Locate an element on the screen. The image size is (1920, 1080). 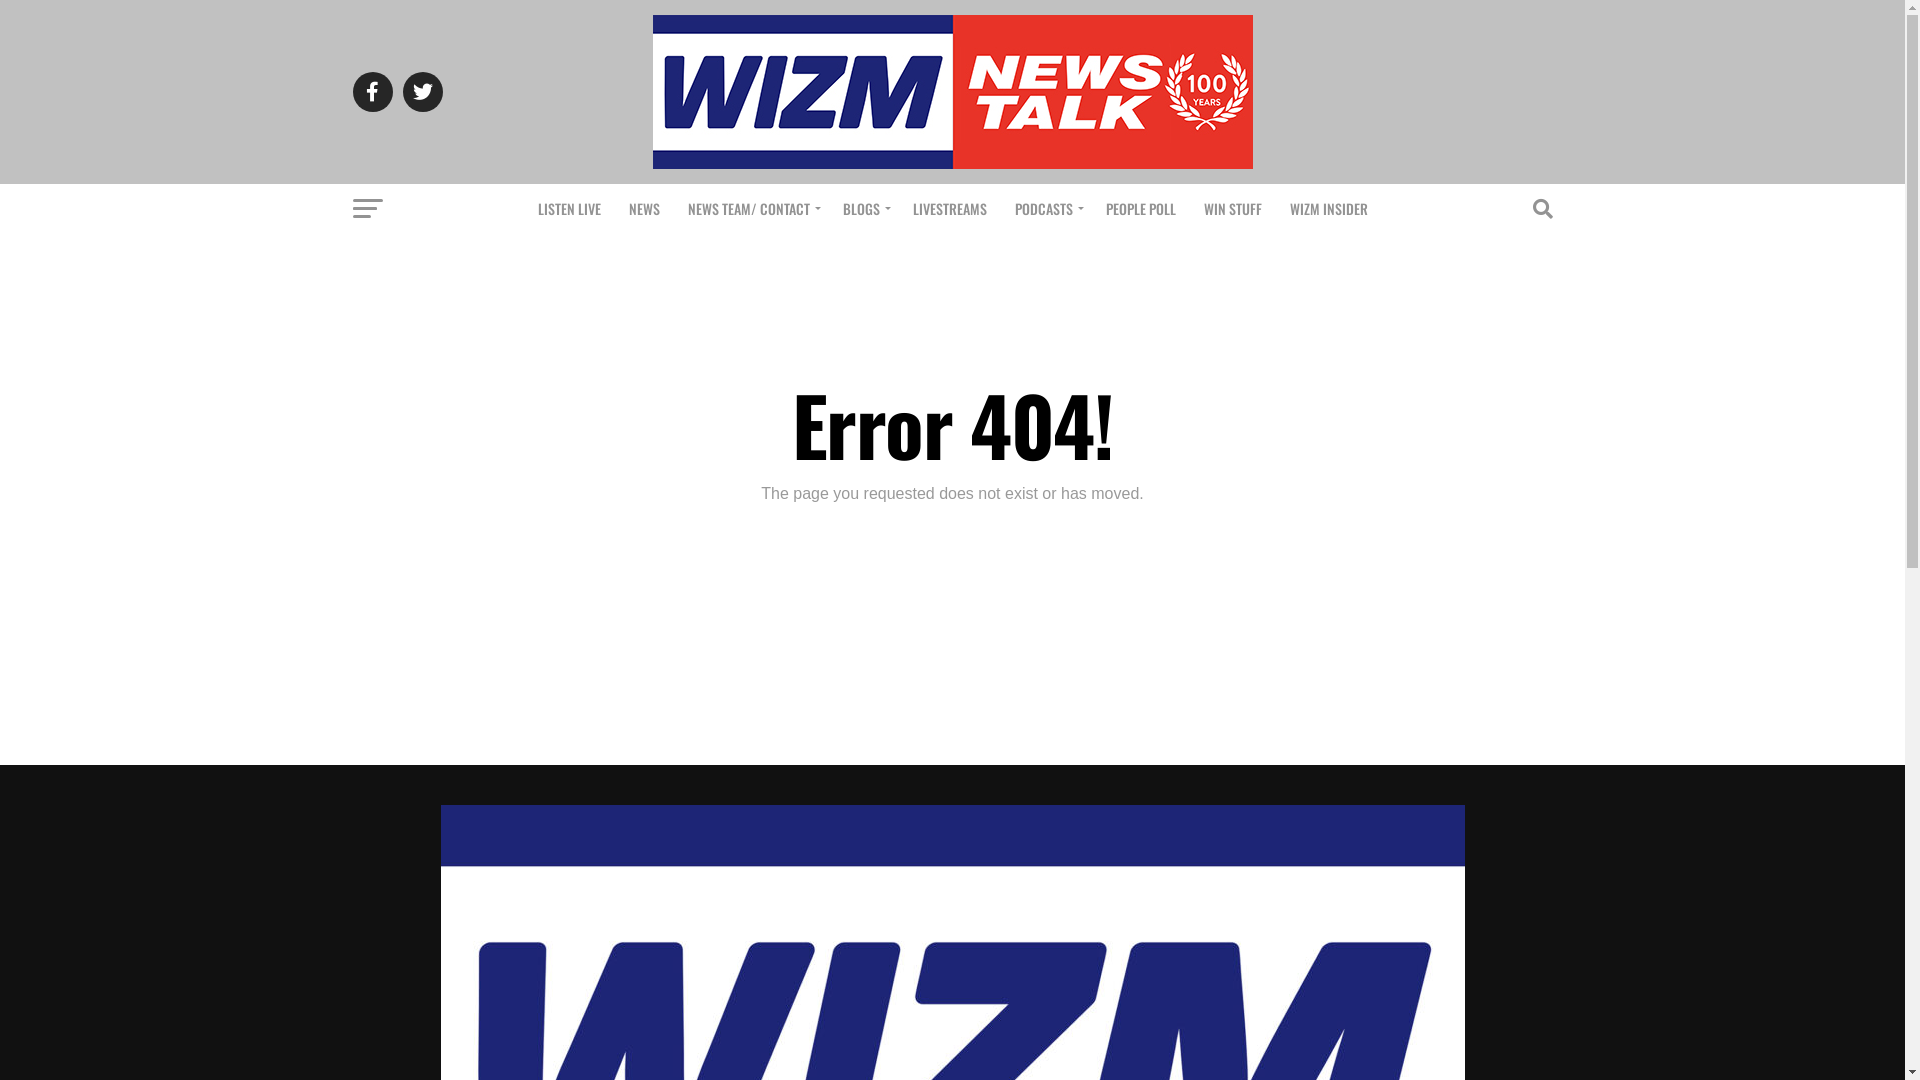
'LIVESTREAMS' is located at coordinates (948, 208).